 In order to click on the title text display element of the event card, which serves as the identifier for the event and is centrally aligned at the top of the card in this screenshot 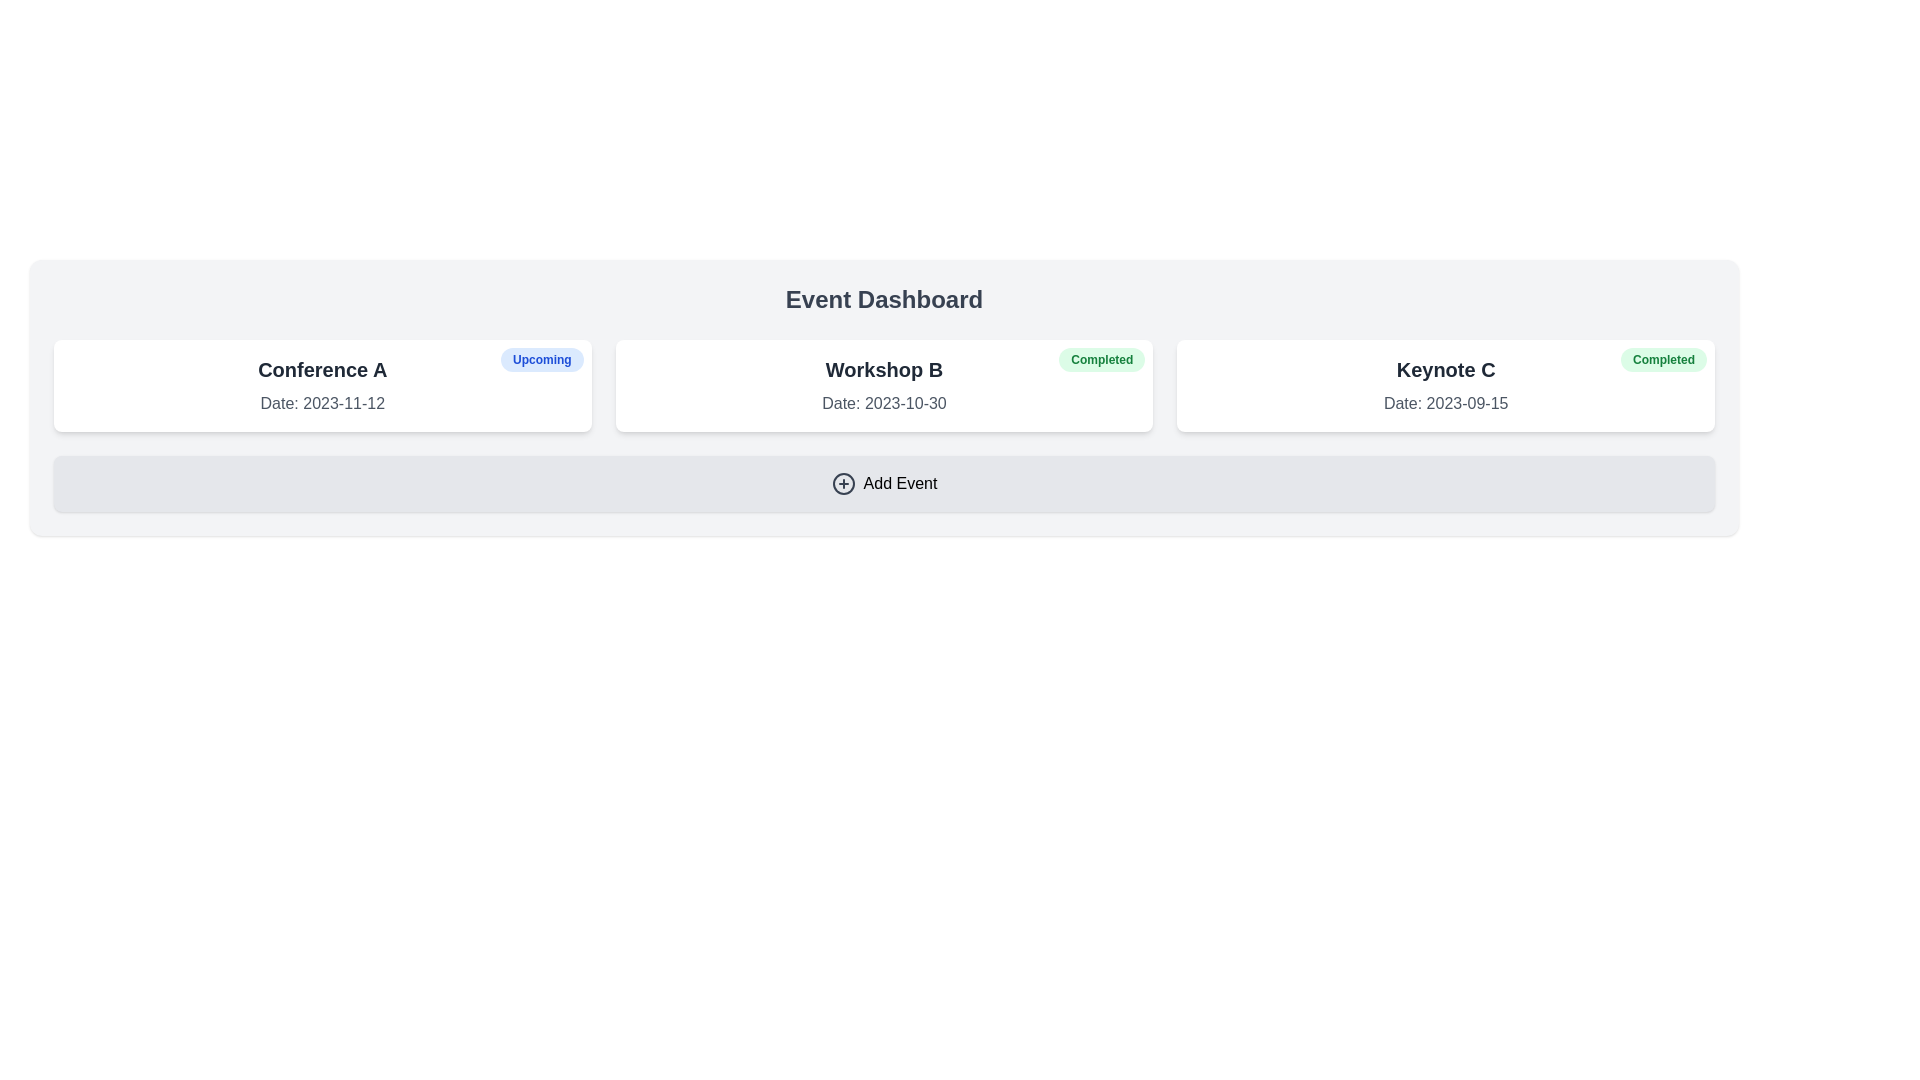, I will do `click(1446, 370)`.